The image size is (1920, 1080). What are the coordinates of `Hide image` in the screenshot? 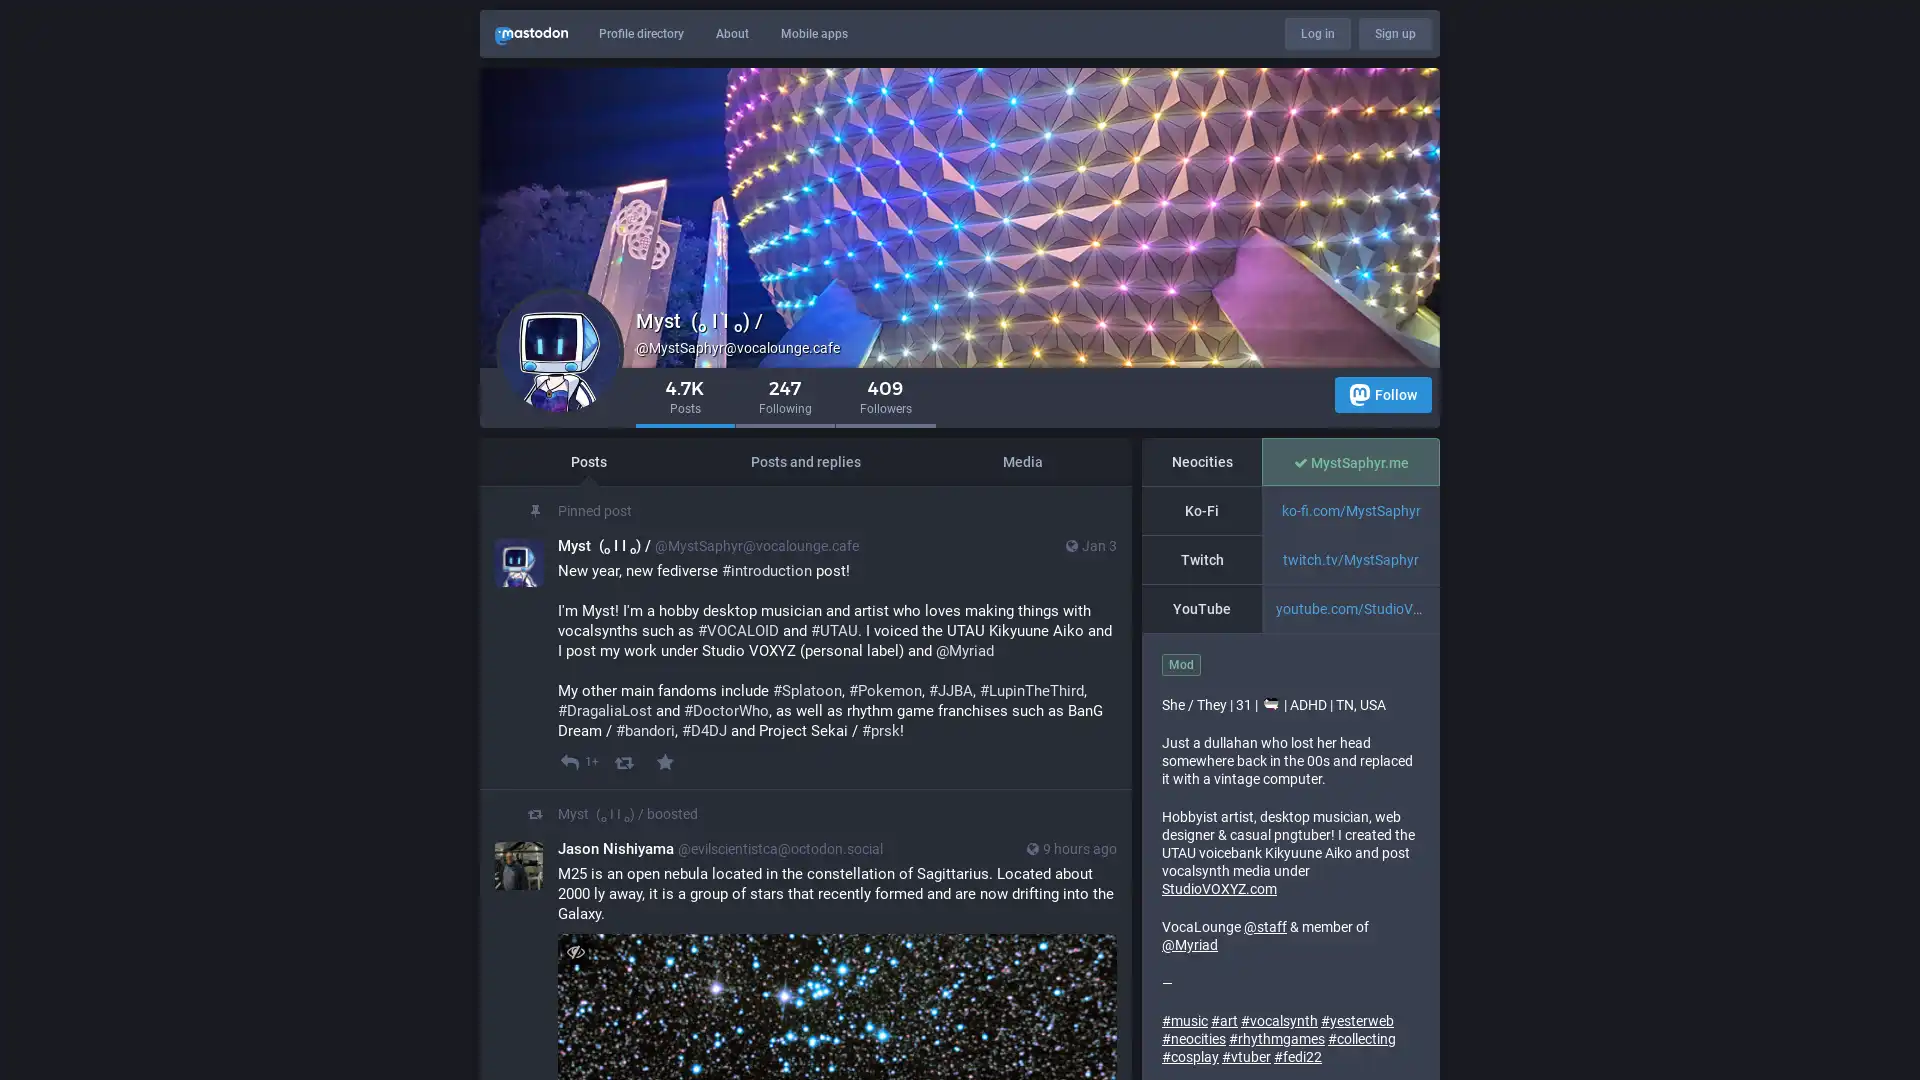 It's located at (574, 950).